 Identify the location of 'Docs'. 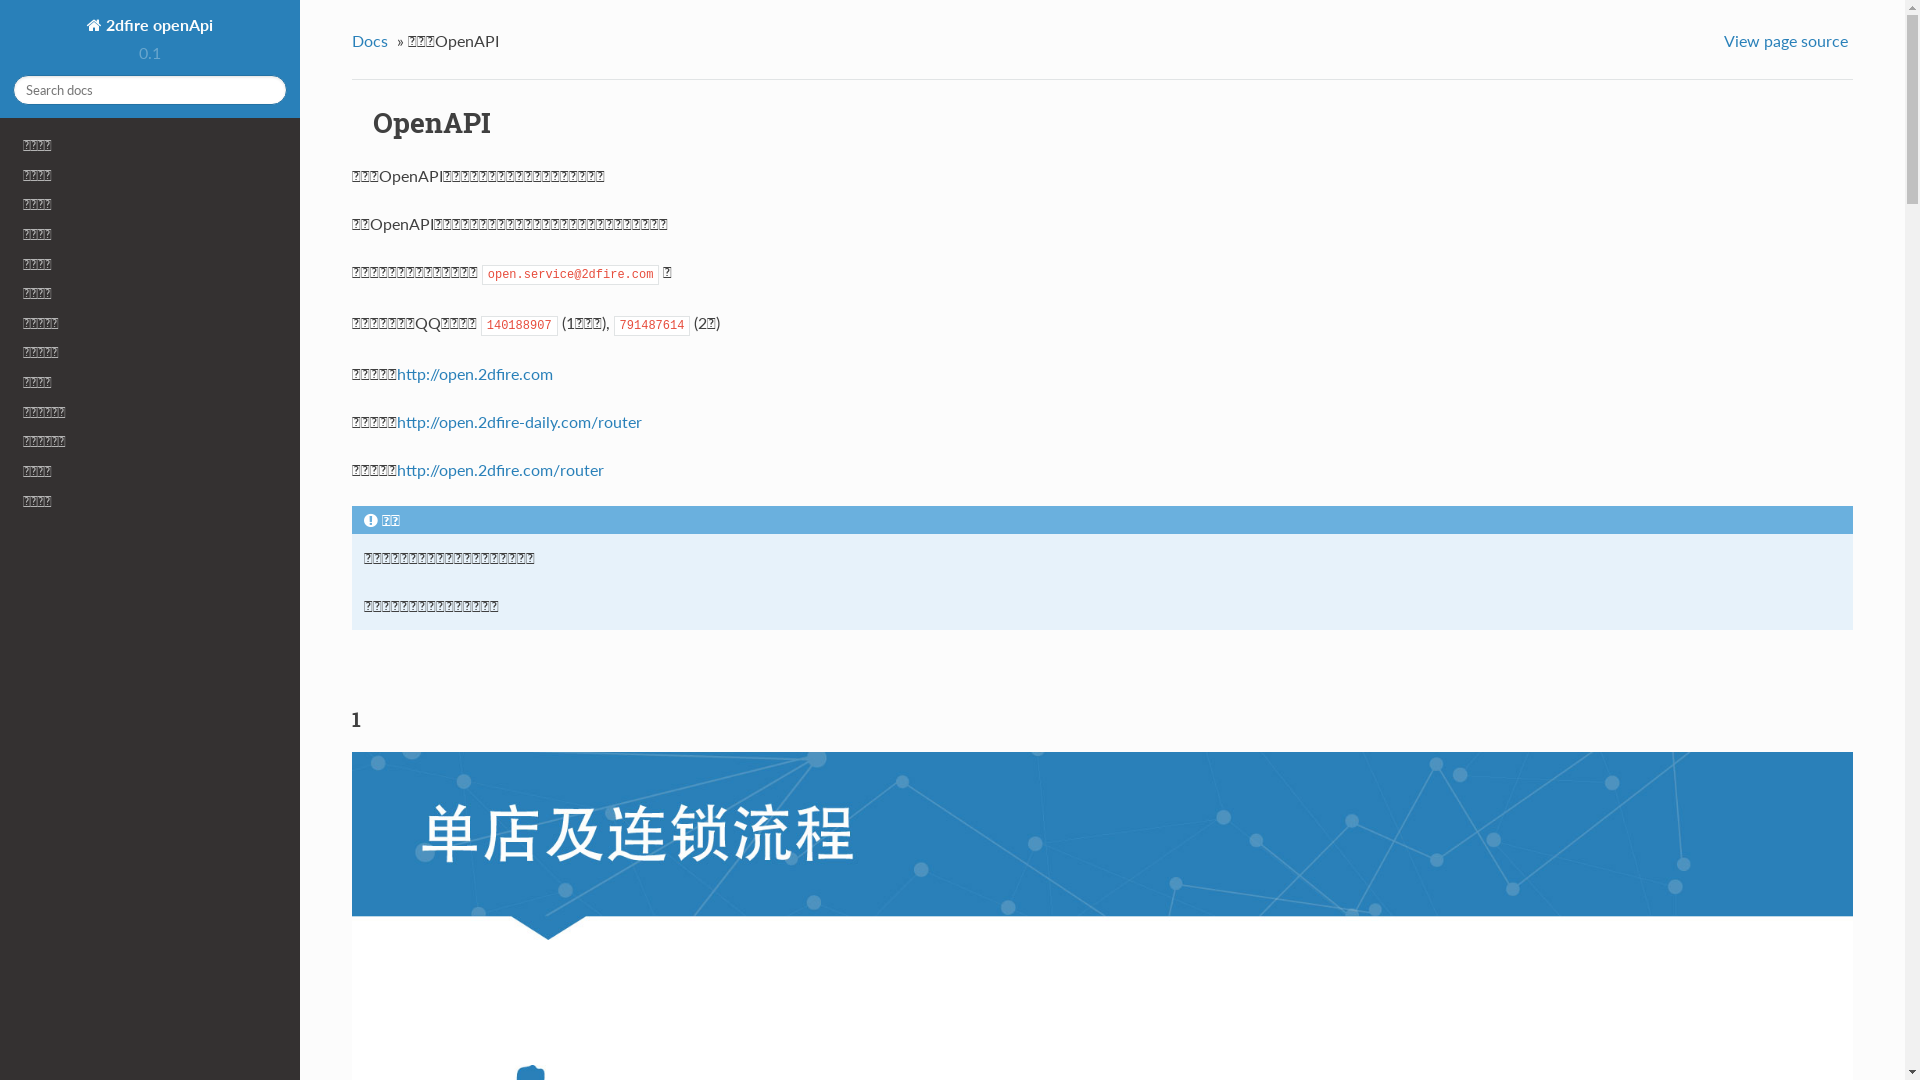
(372, 40).